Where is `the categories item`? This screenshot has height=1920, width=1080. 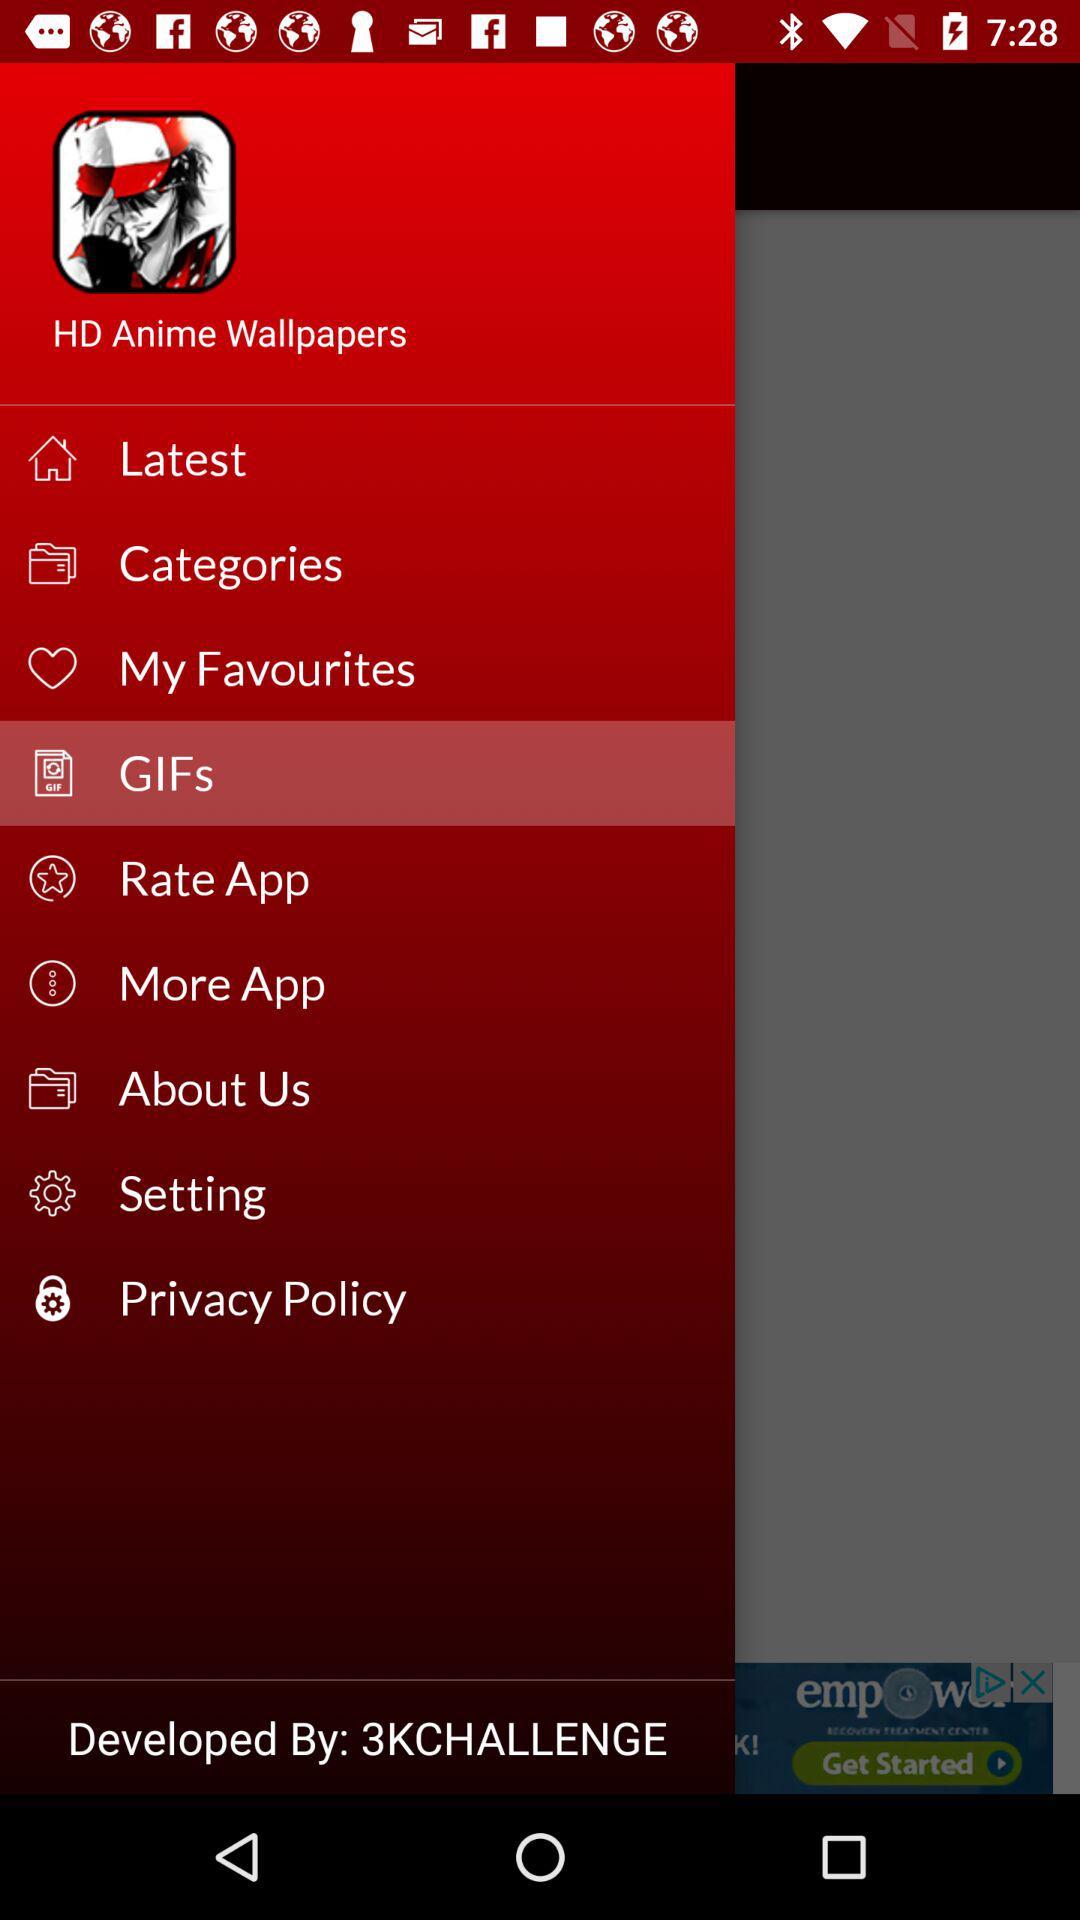
the categories item is located at coordinates (412, 562).